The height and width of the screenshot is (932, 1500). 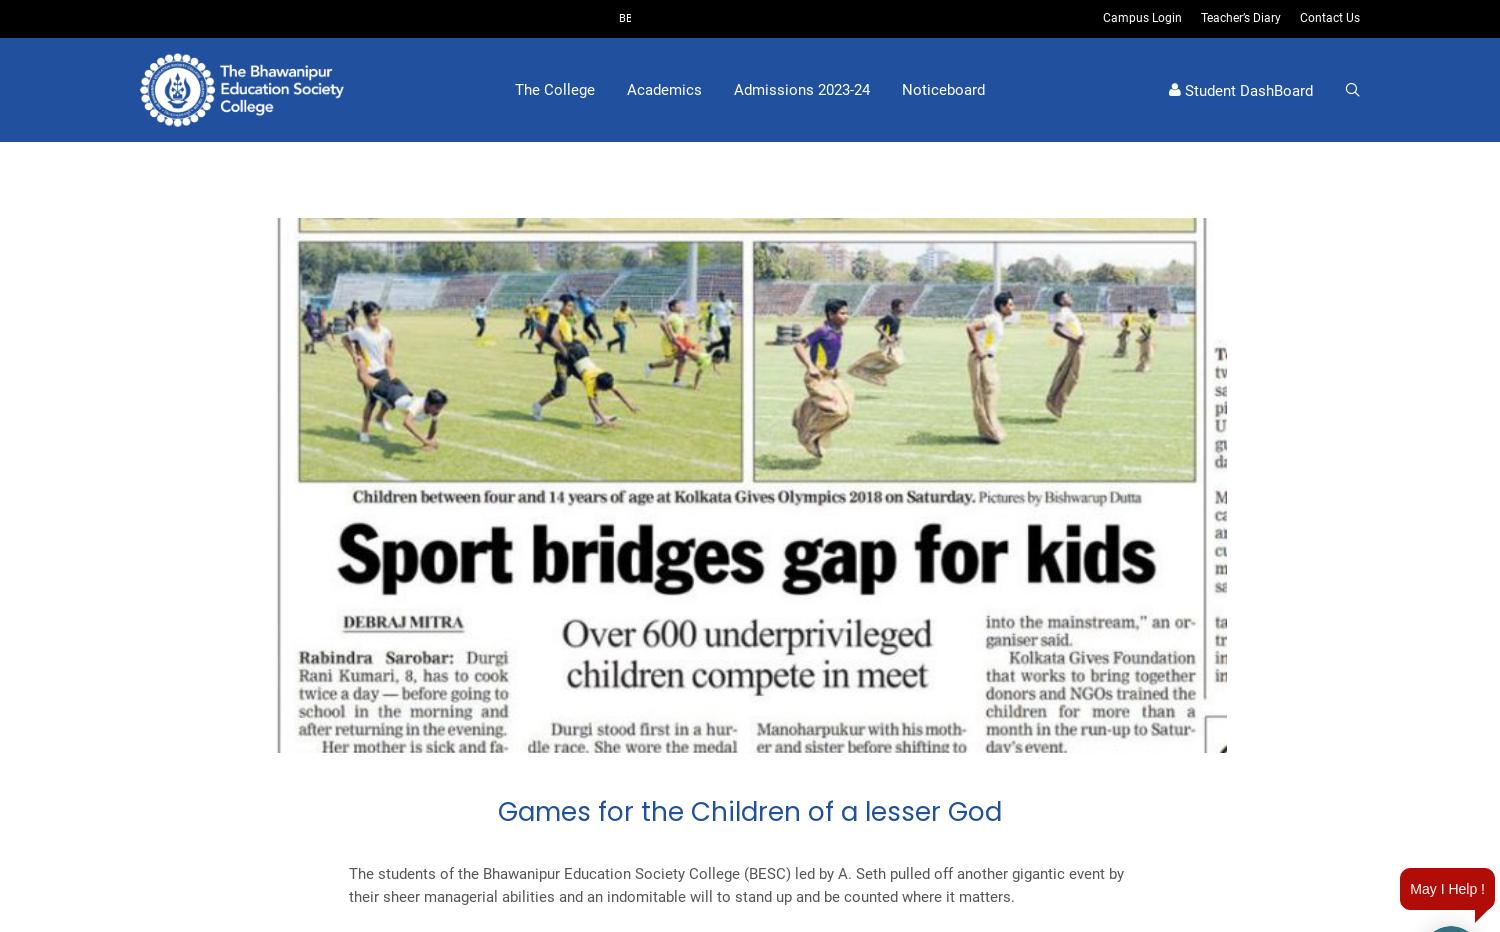 What do you see at coordinates (1446, 889) in the screenshot?
I see `'May I Help !'` at bounding box center [1446, 889].